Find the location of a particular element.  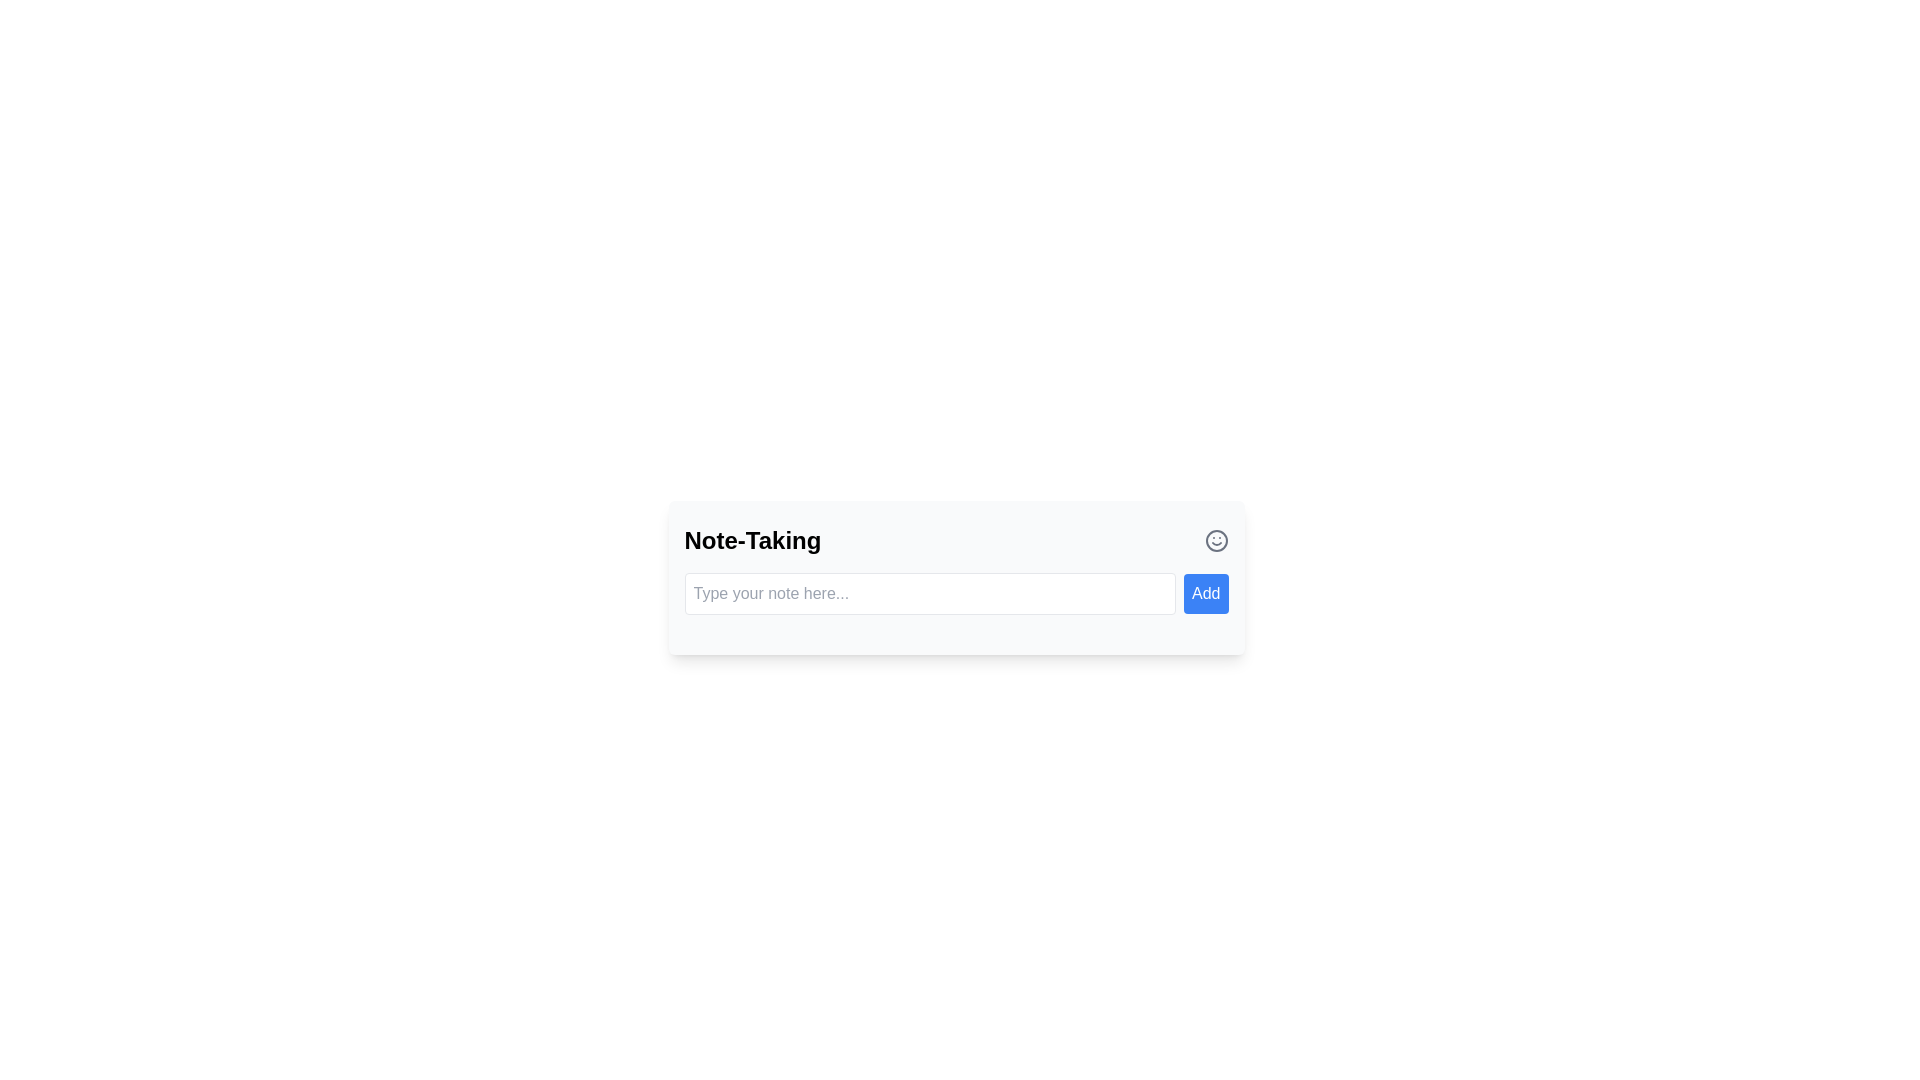

the 'Note-Taking' heading text label, which serves as a descriptive title for the note-taking section is located at coordinates (752, 540).